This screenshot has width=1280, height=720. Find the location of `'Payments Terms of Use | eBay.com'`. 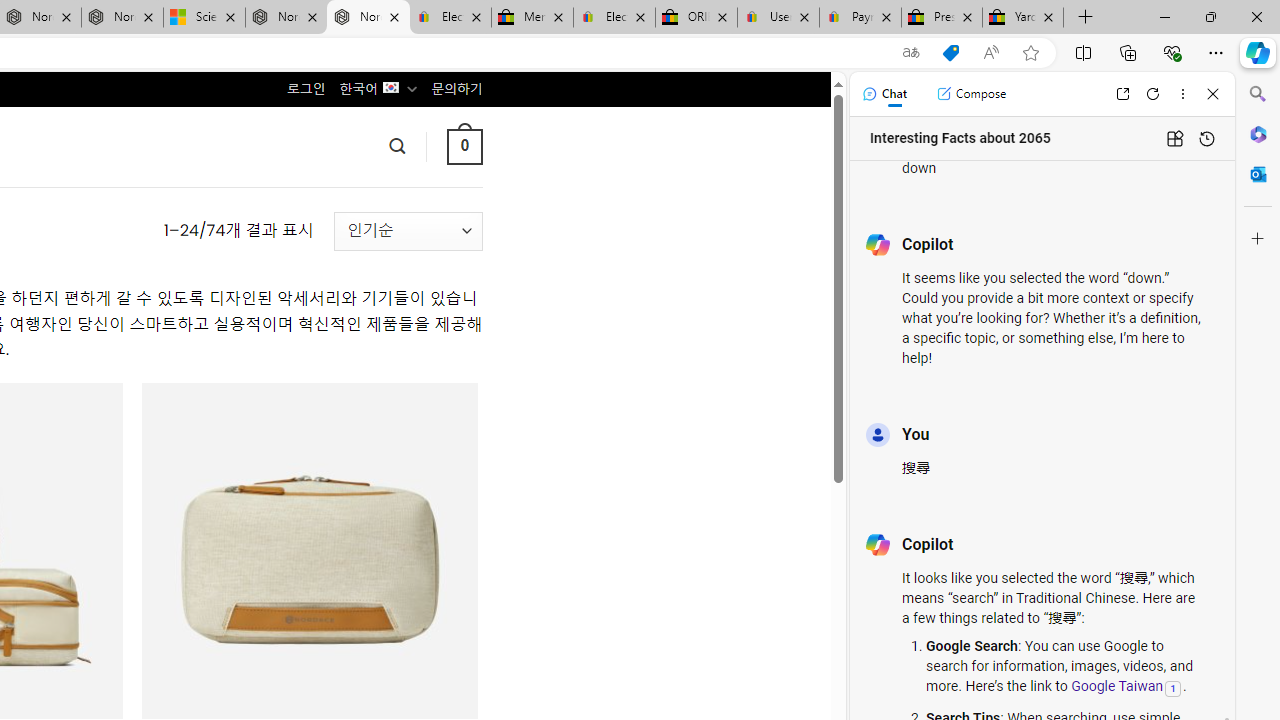

'Payments Terms of Use | eBay.com' is located at coordinates (860, 17).